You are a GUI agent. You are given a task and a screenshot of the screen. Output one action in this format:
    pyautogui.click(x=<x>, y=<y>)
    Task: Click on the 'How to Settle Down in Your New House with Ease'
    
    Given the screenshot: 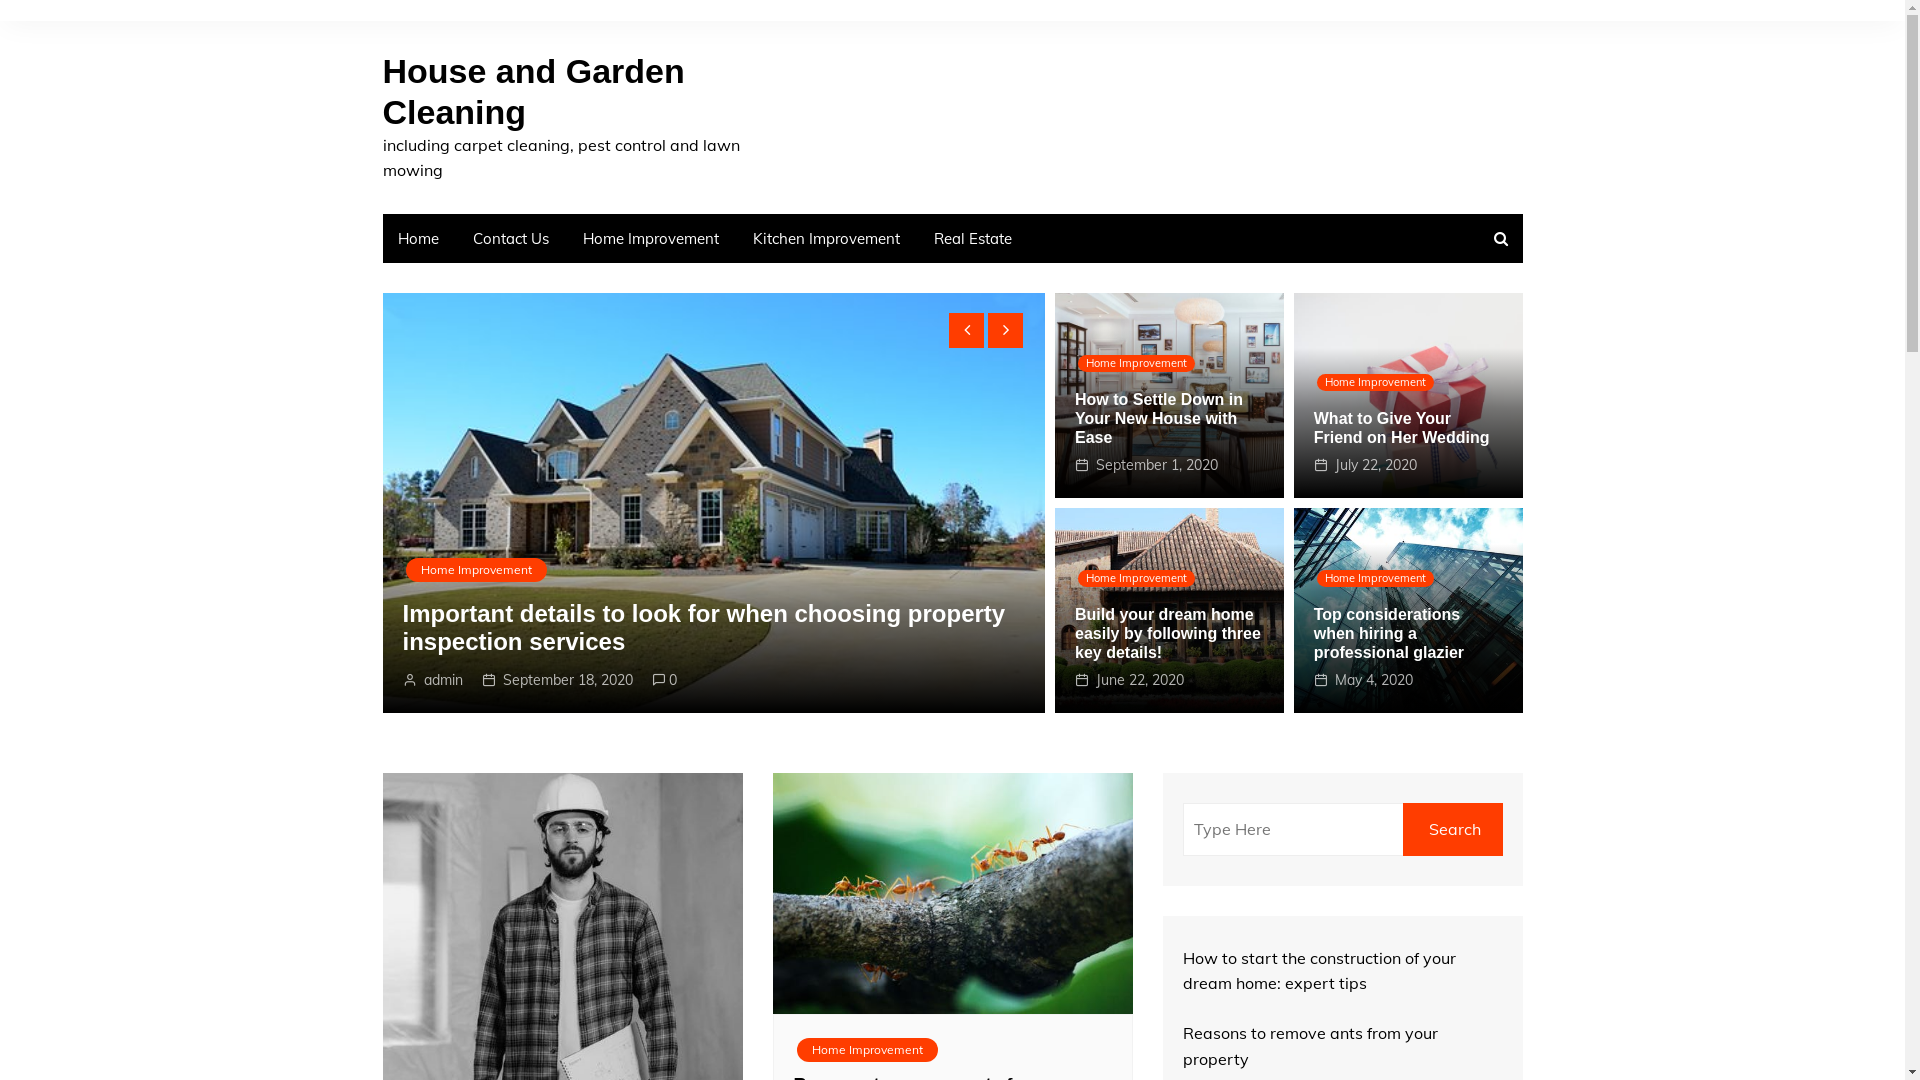 What is the action you would take?
    pyautogui.click(x=1158, y=417)
    